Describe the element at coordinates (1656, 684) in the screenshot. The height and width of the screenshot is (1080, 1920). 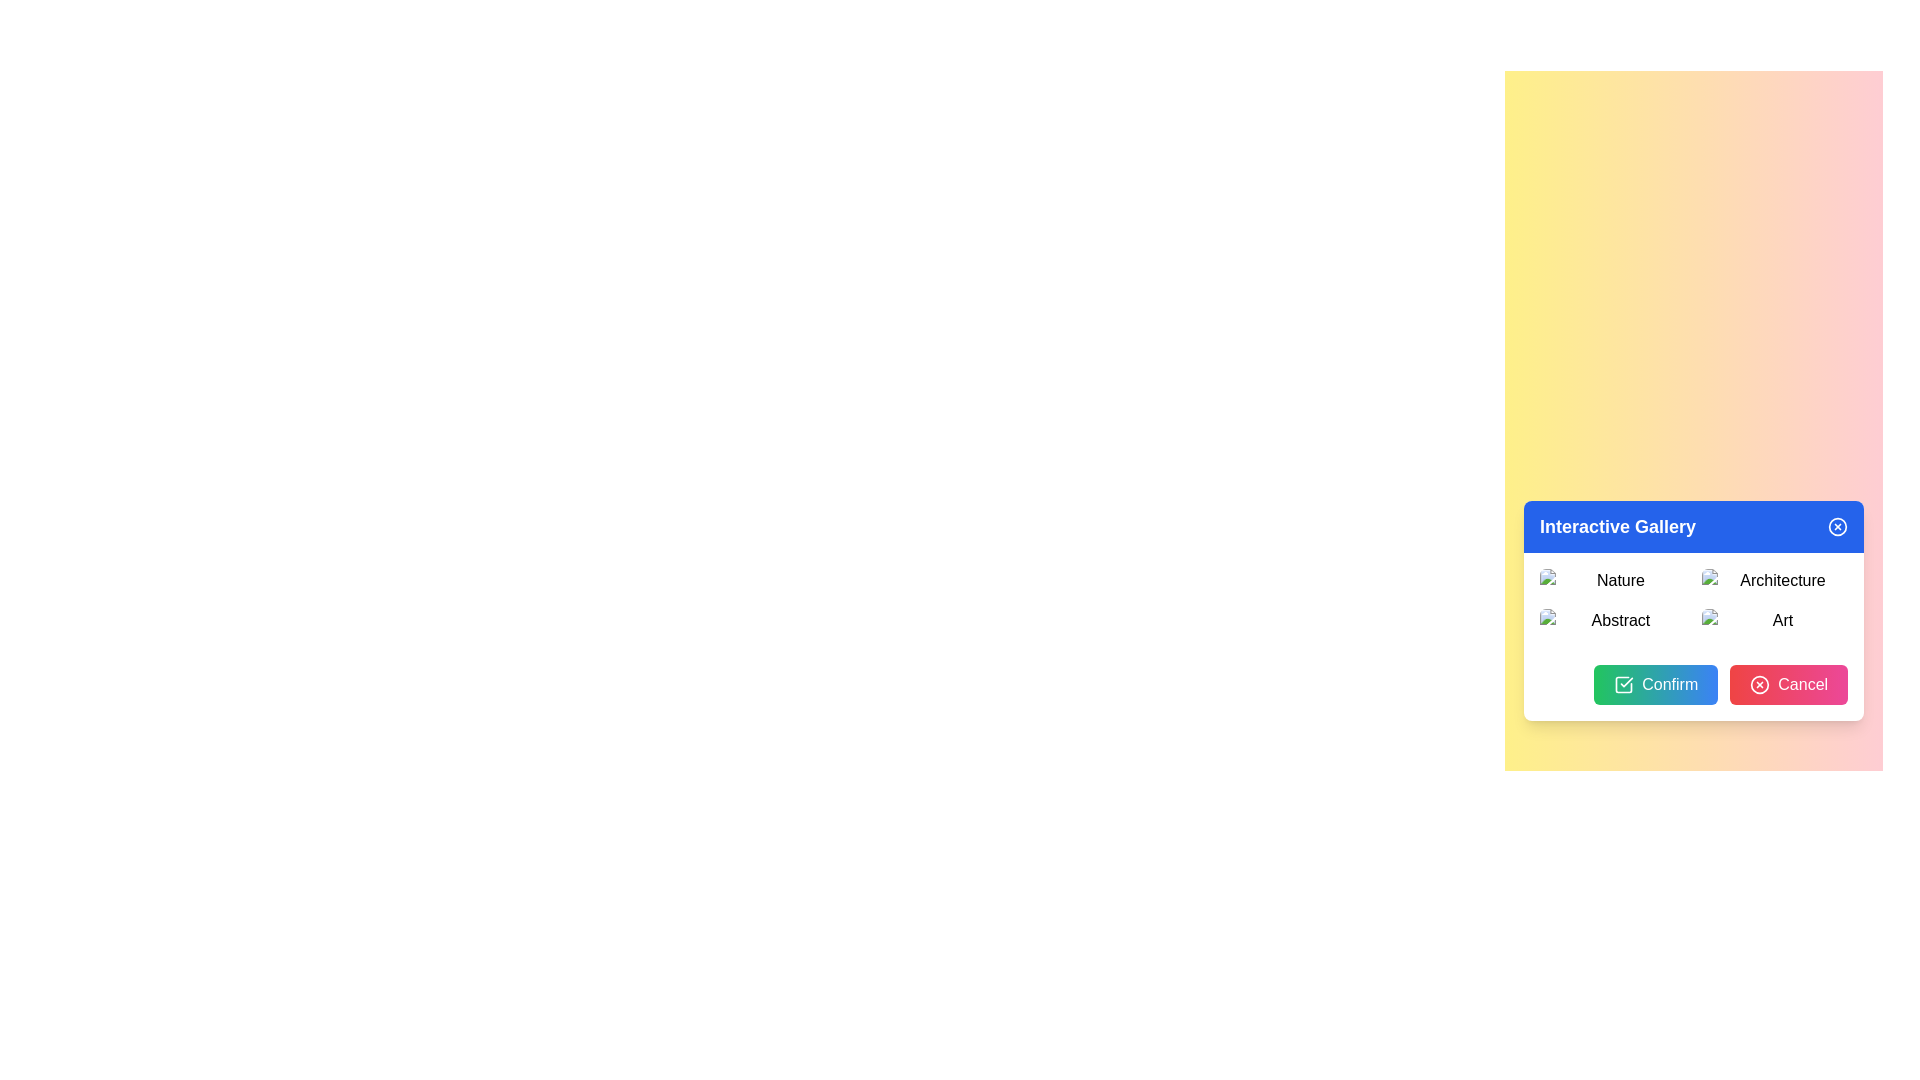
I see `the confirmation button located in the lower-right area of the modal dialog box, adjacent to the 'Cancel' button` at that location.